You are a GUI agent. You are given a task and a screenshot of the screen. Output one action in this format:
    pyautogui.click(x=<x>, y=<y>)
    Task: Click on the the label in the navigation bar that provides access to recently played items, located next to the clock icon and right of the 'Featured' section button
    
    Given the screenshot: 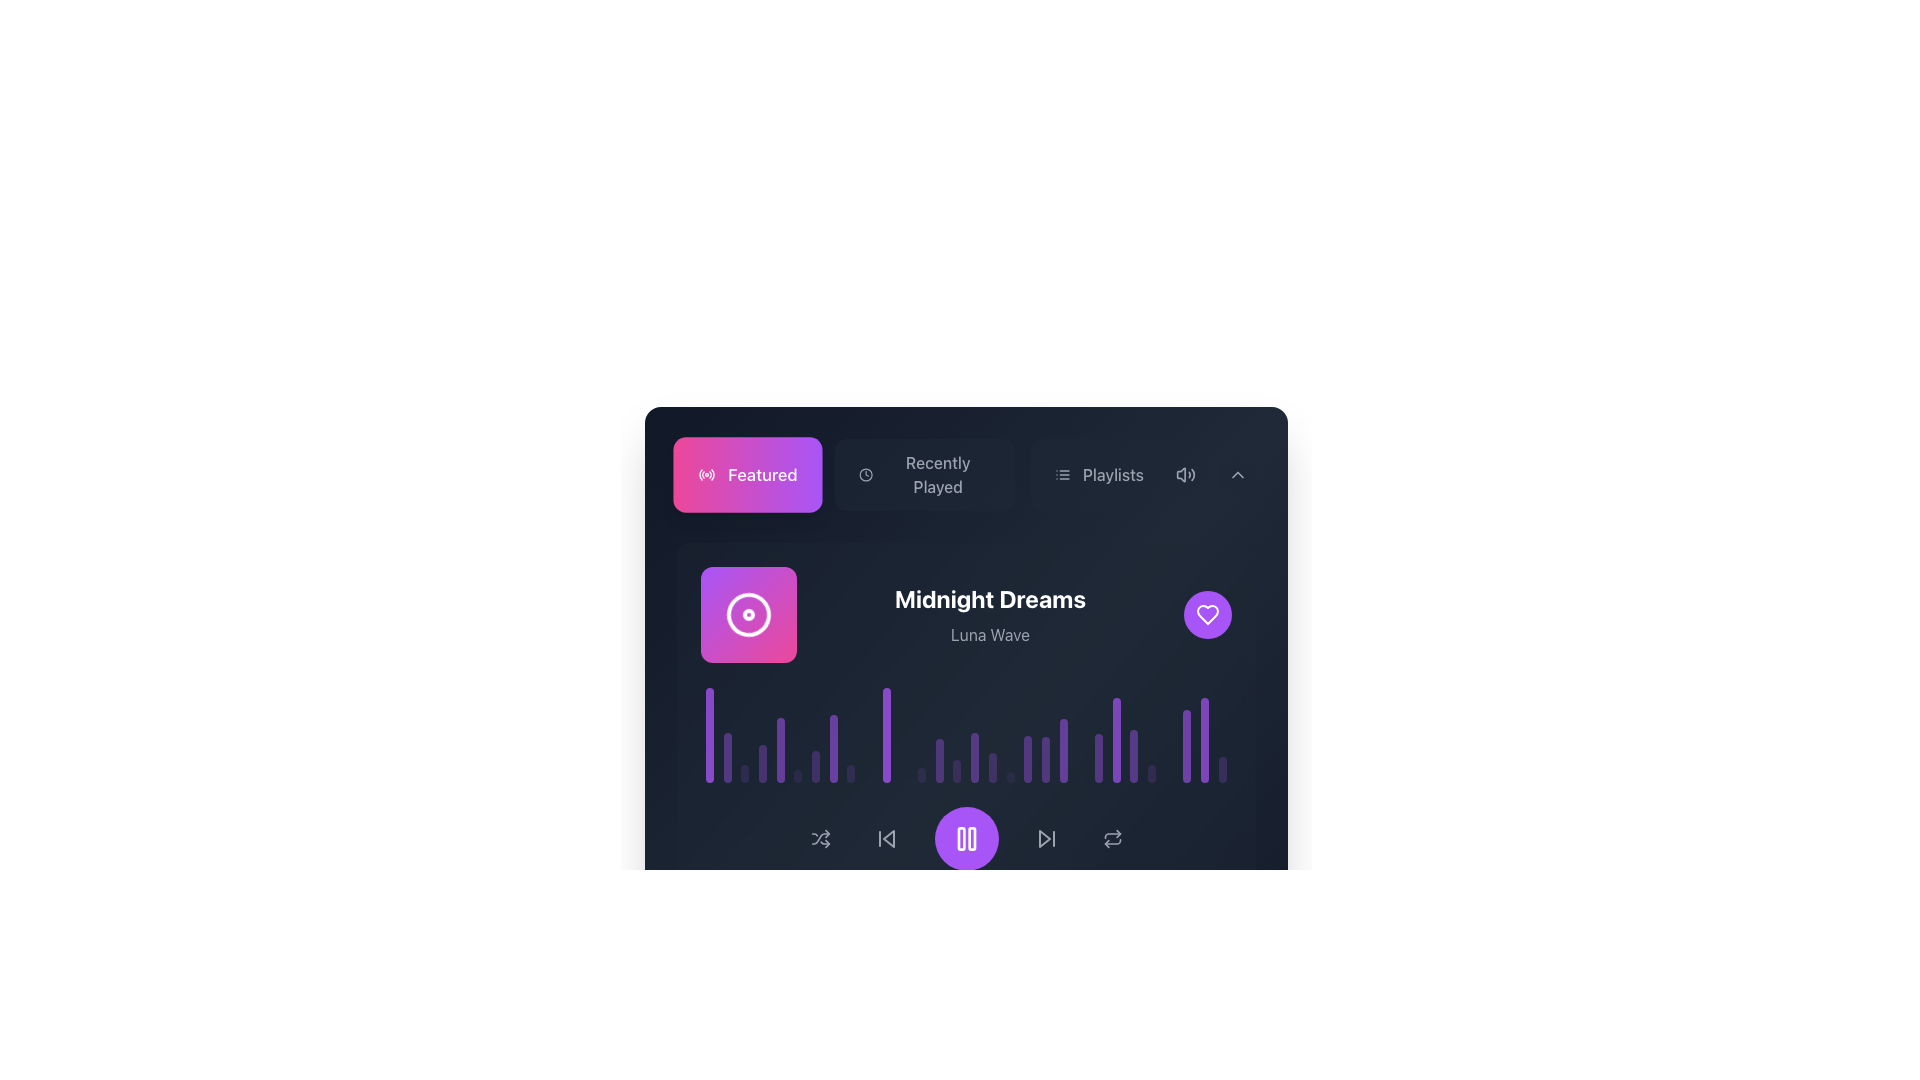 What is the action you would take?
    pyautogui.click(x=937, y=474)
    